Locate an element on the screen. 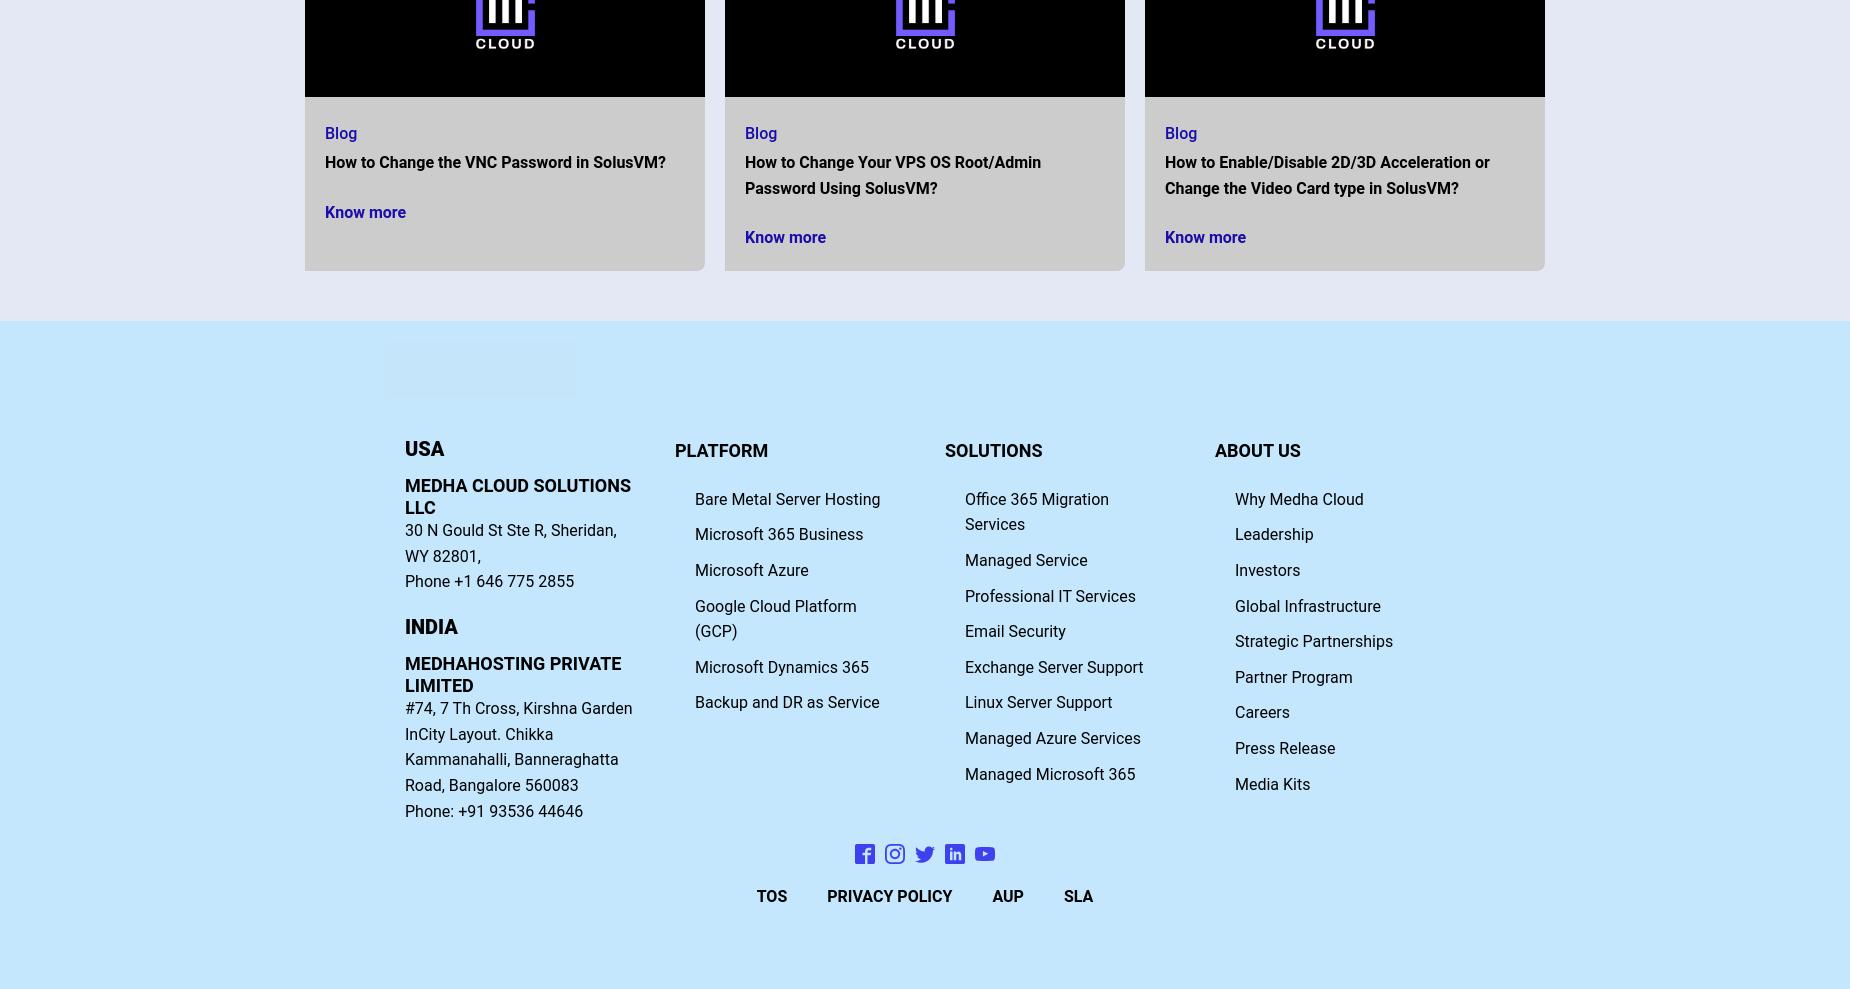 The height and width of the screenshot is (989, 1850). 'Phone +1 646 775 2855' is located at coordinates (489, 580).